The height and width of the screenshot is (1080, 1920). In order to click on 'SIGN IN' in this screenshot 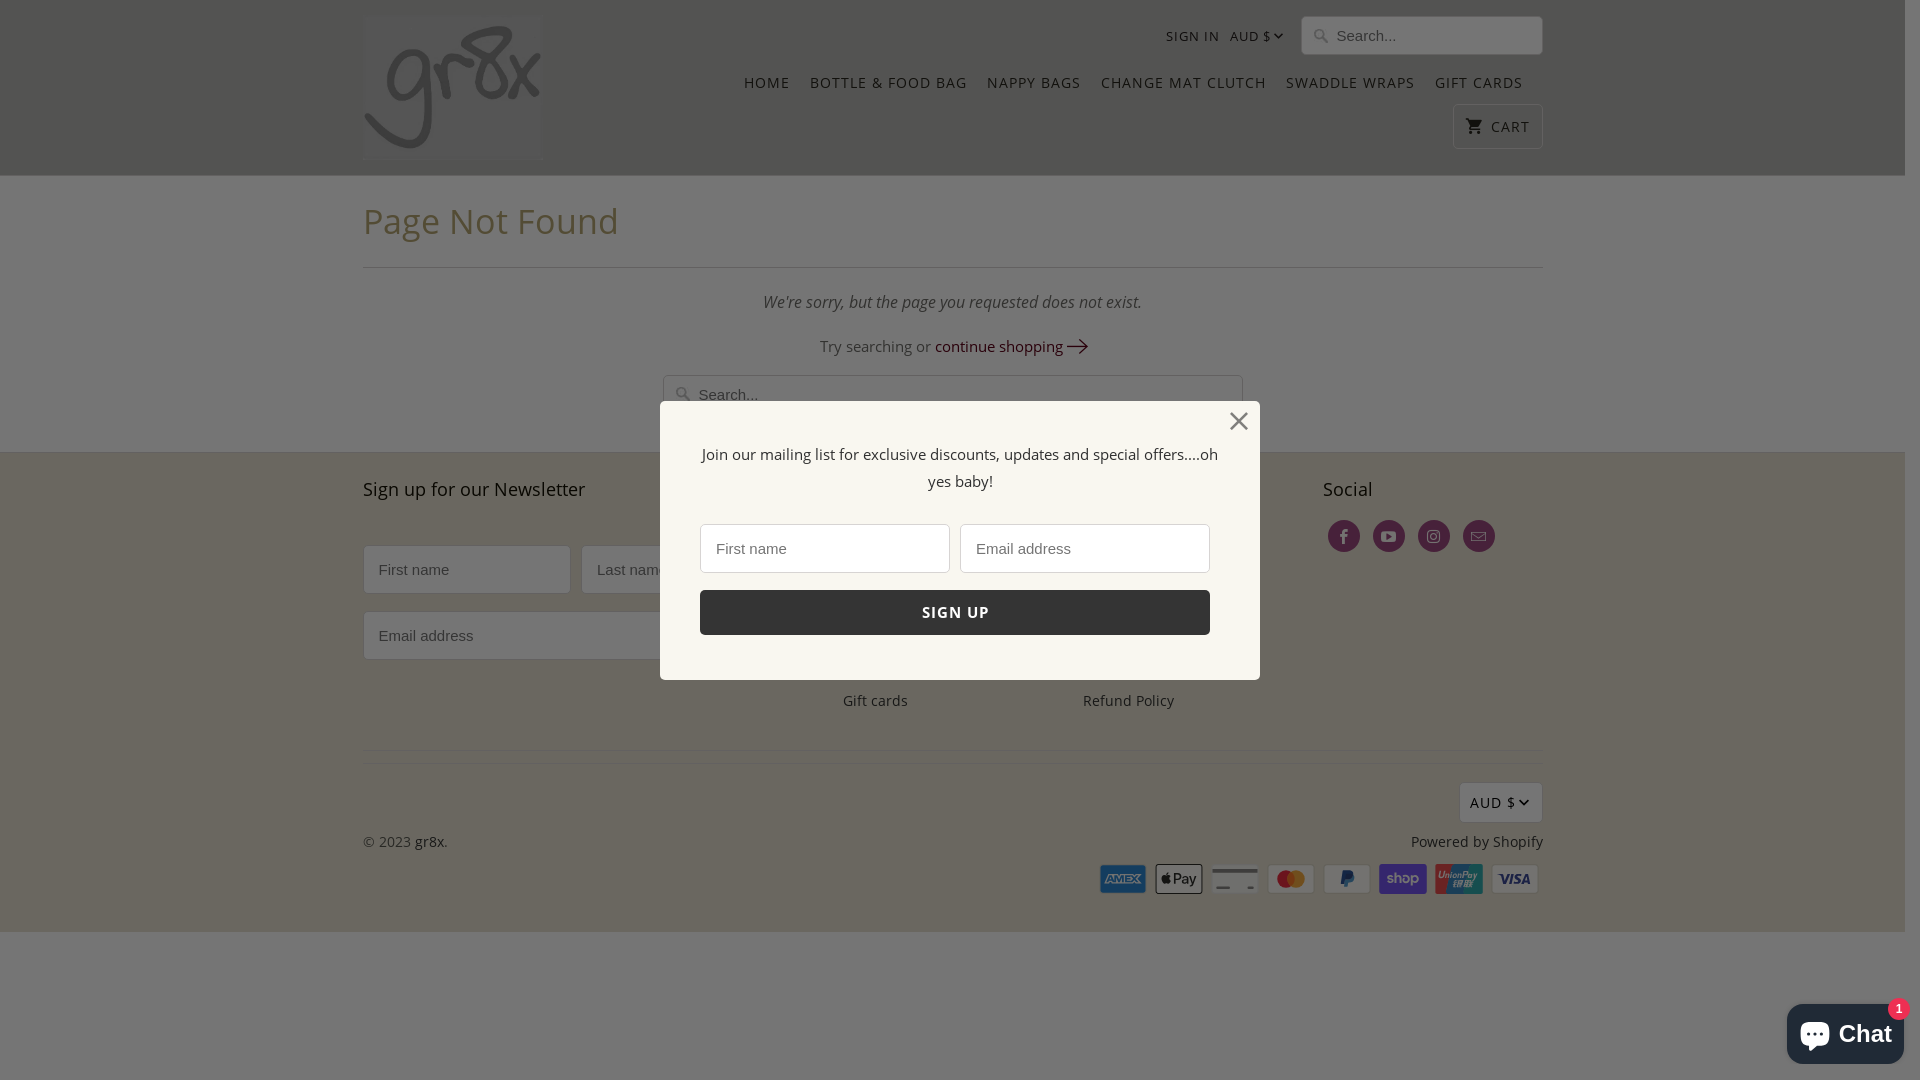, I will do `click(1193, 35)`.